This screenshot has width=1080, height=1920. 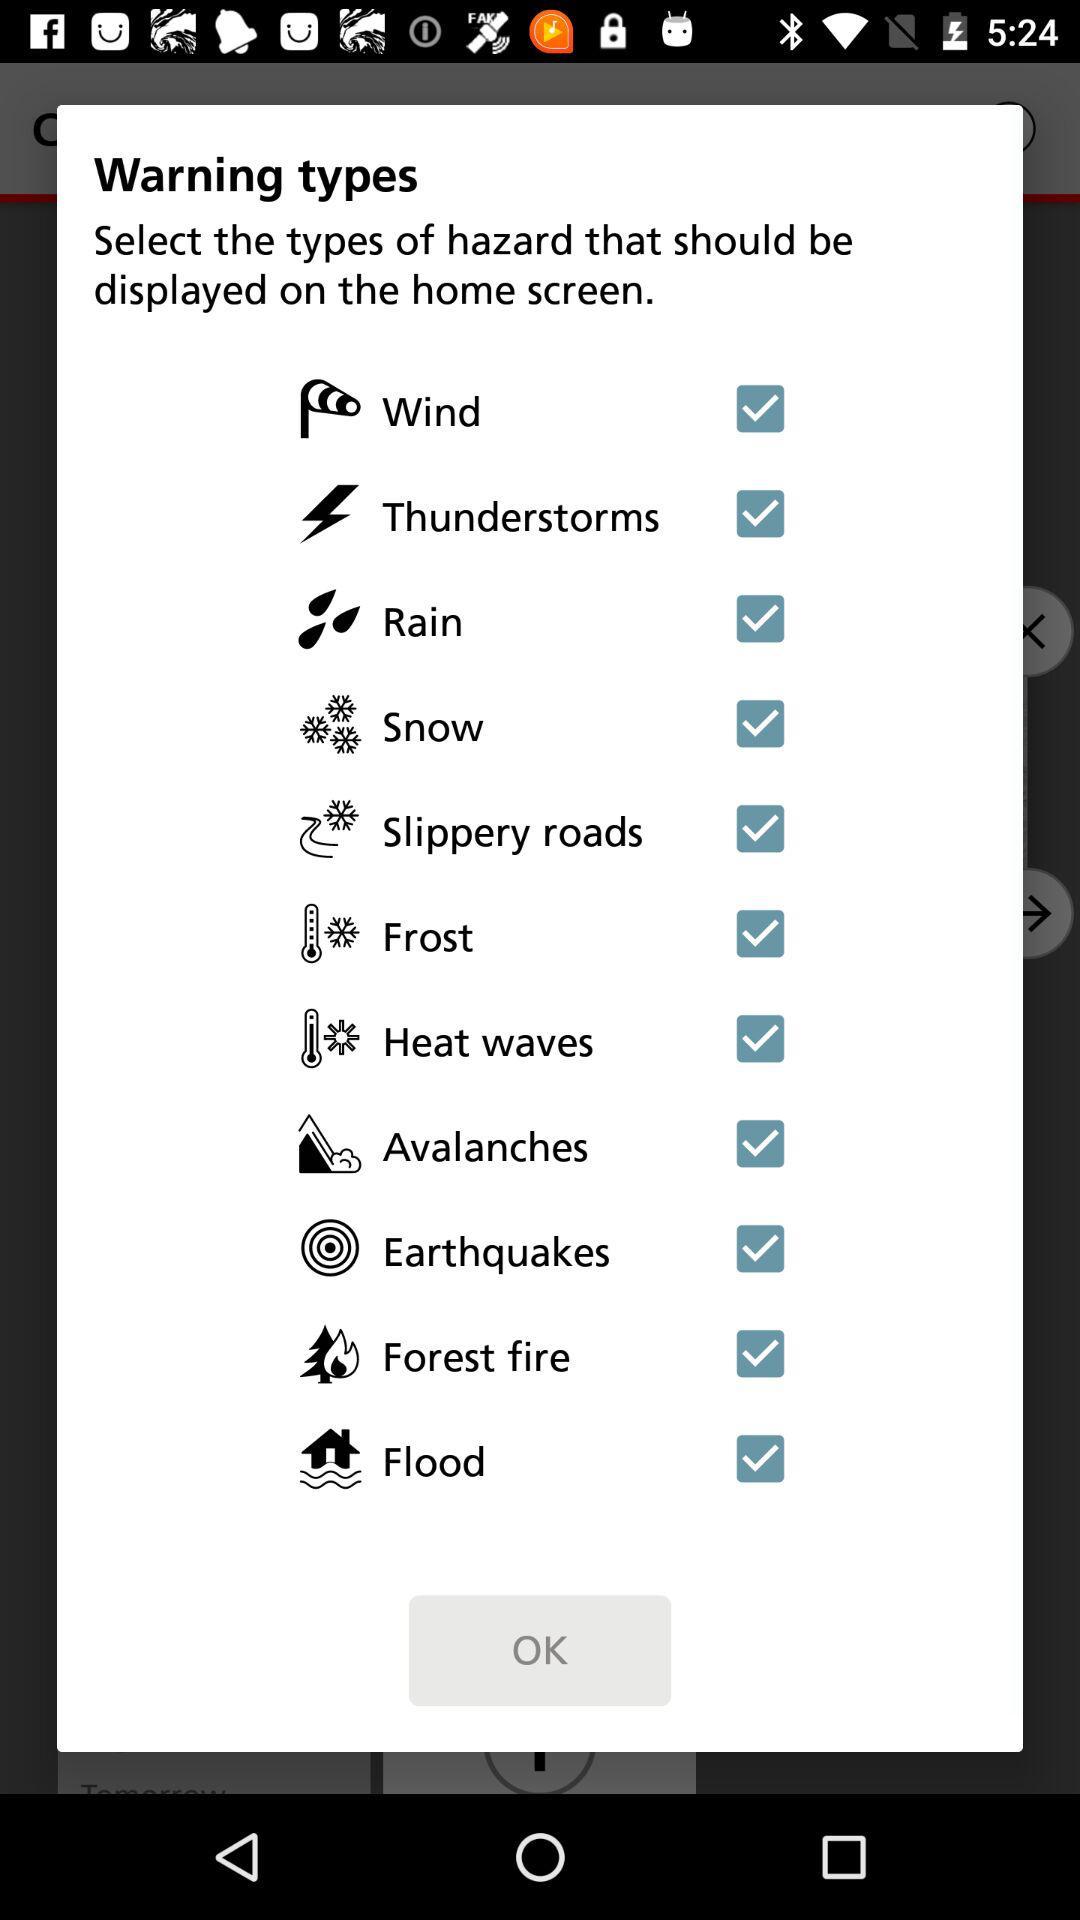 I want to click on unselect snow, so click(x=760, y=722).